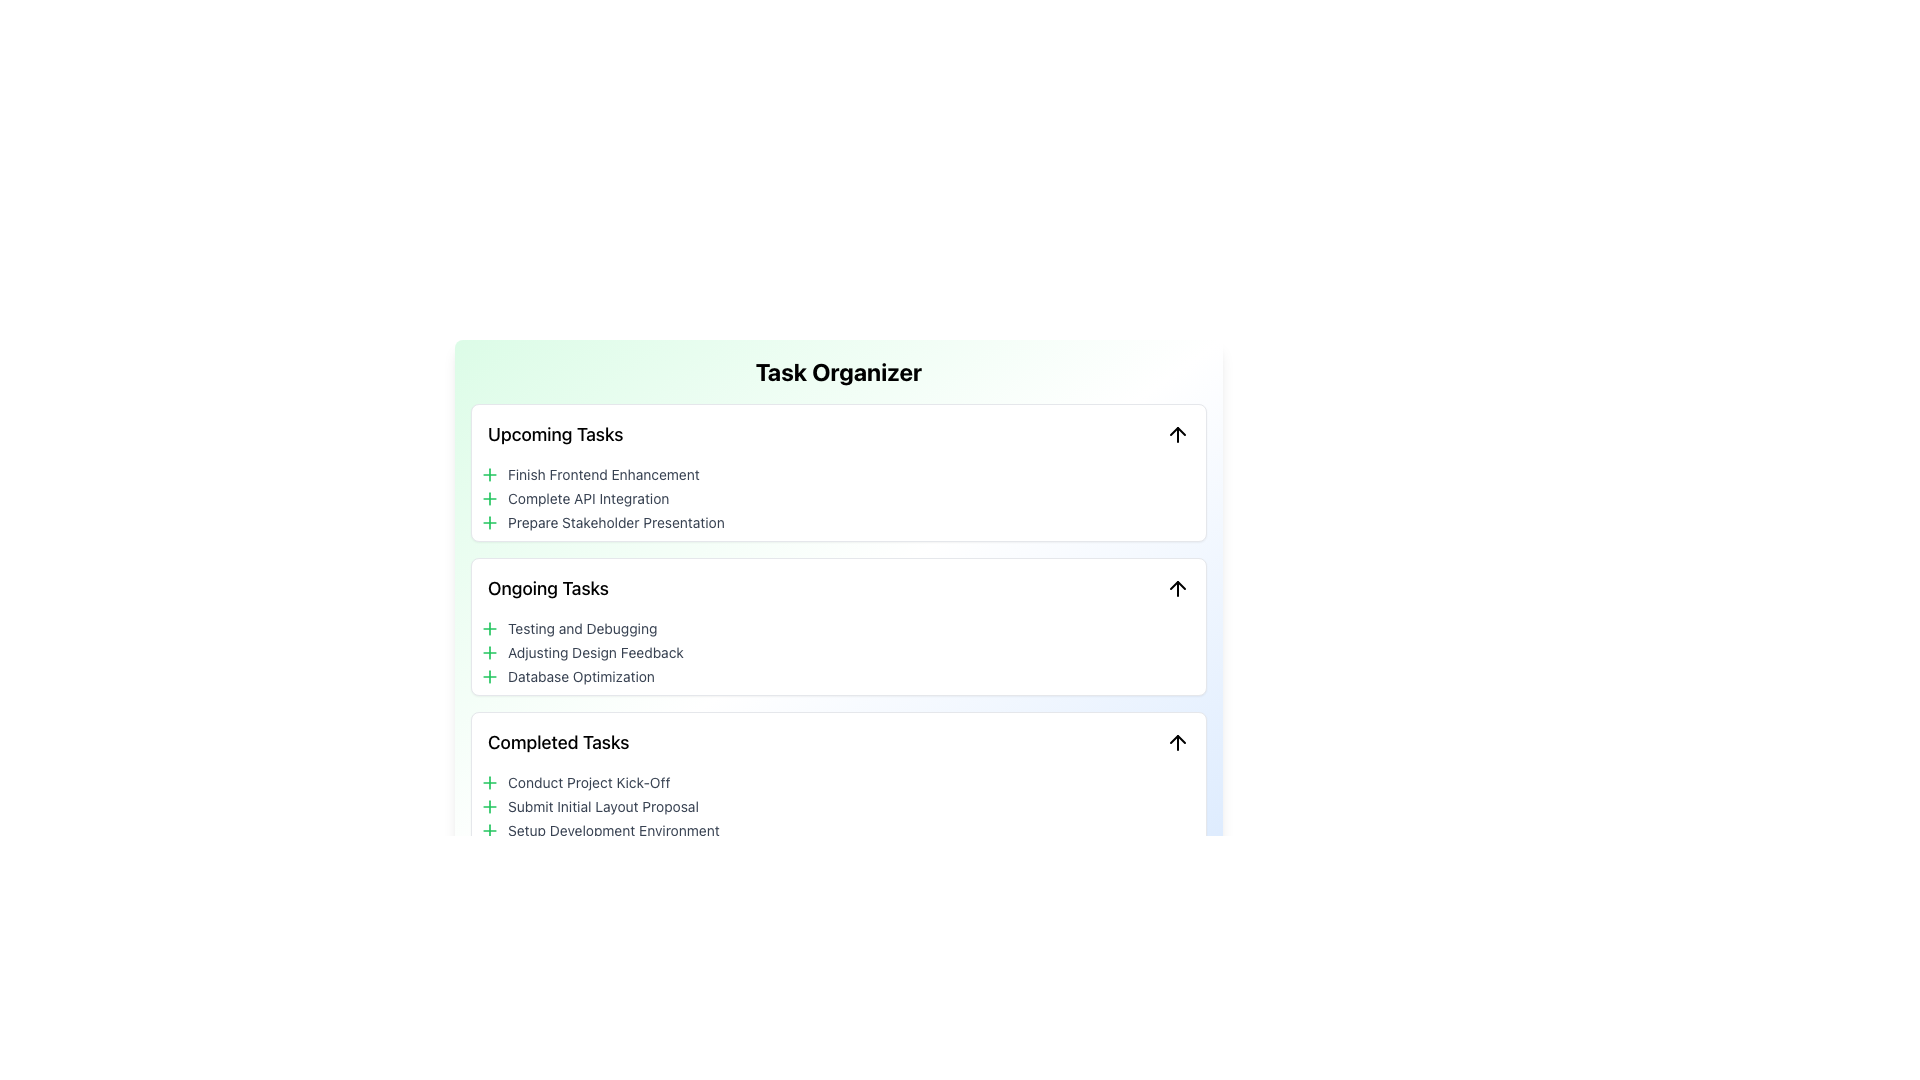 The width and height of the screenshot is (1920, 1080). What do you see at coordinates (839, 474) in the screenshot?
I see `the first item in the 'Upcoming Tasks' section, which represents the task 'Finish Frontend Enhancement'` at bounding box center [839, 474].